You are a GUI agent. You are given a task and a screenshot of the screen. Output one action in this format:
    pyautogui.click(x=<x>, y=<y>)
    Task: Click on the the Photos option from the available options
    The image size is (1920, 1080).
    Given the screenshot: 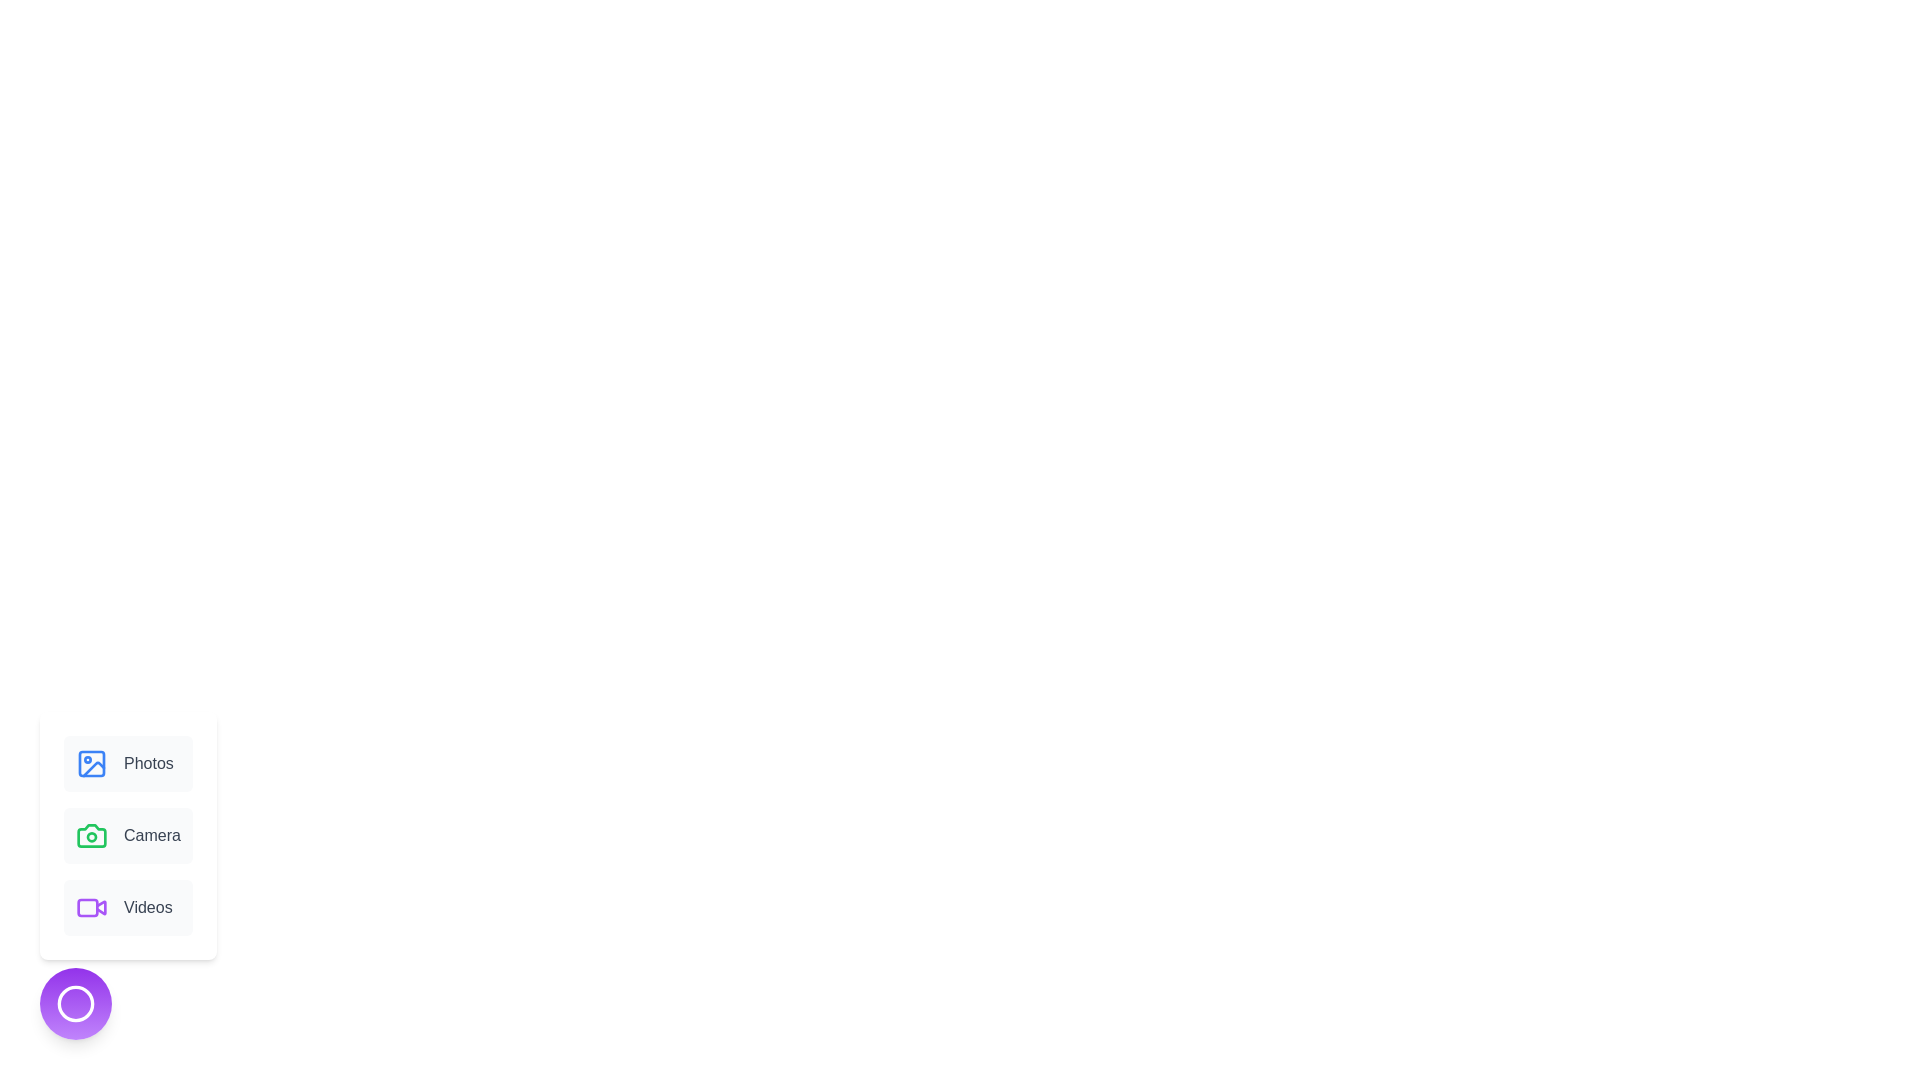 What is the action you would take?
    pyautogui.click(x=127, y=763)
    